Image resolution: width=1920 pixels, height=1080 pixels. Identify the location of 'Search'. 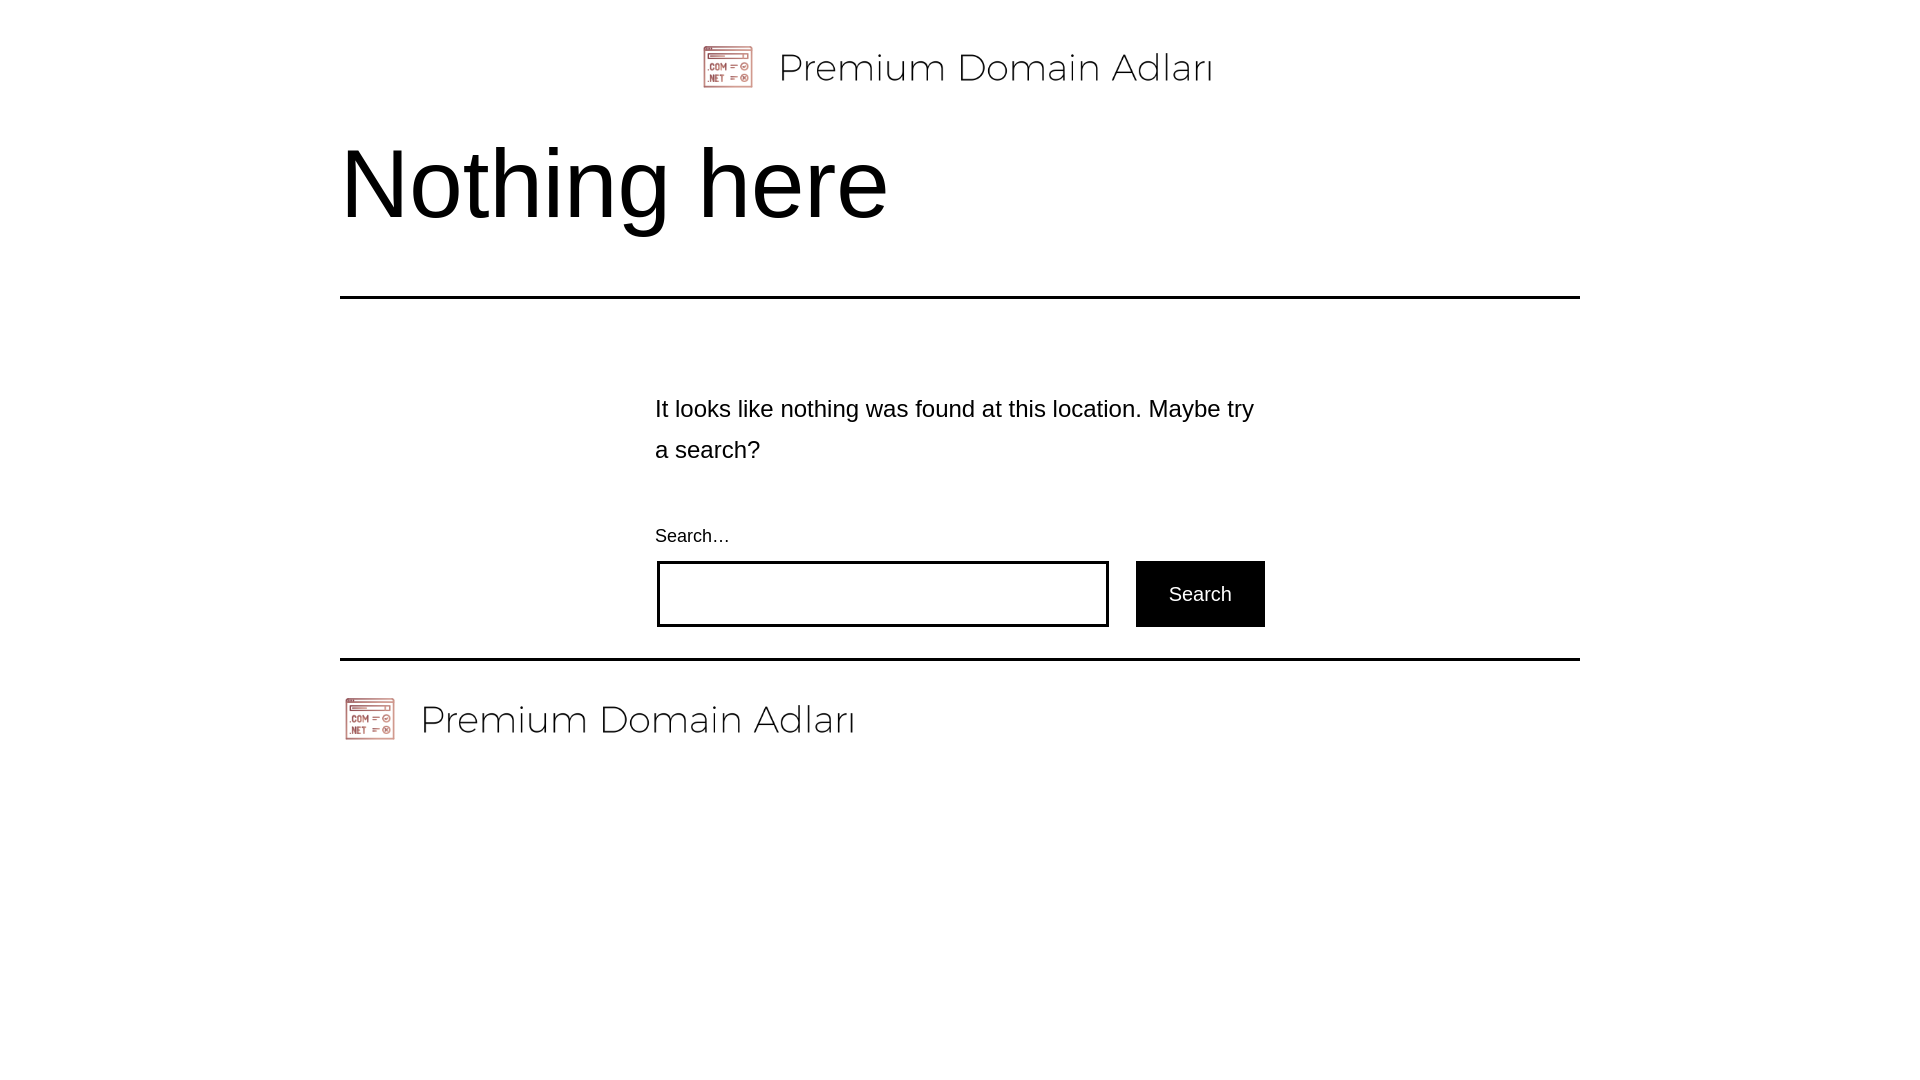
(1200, 593).